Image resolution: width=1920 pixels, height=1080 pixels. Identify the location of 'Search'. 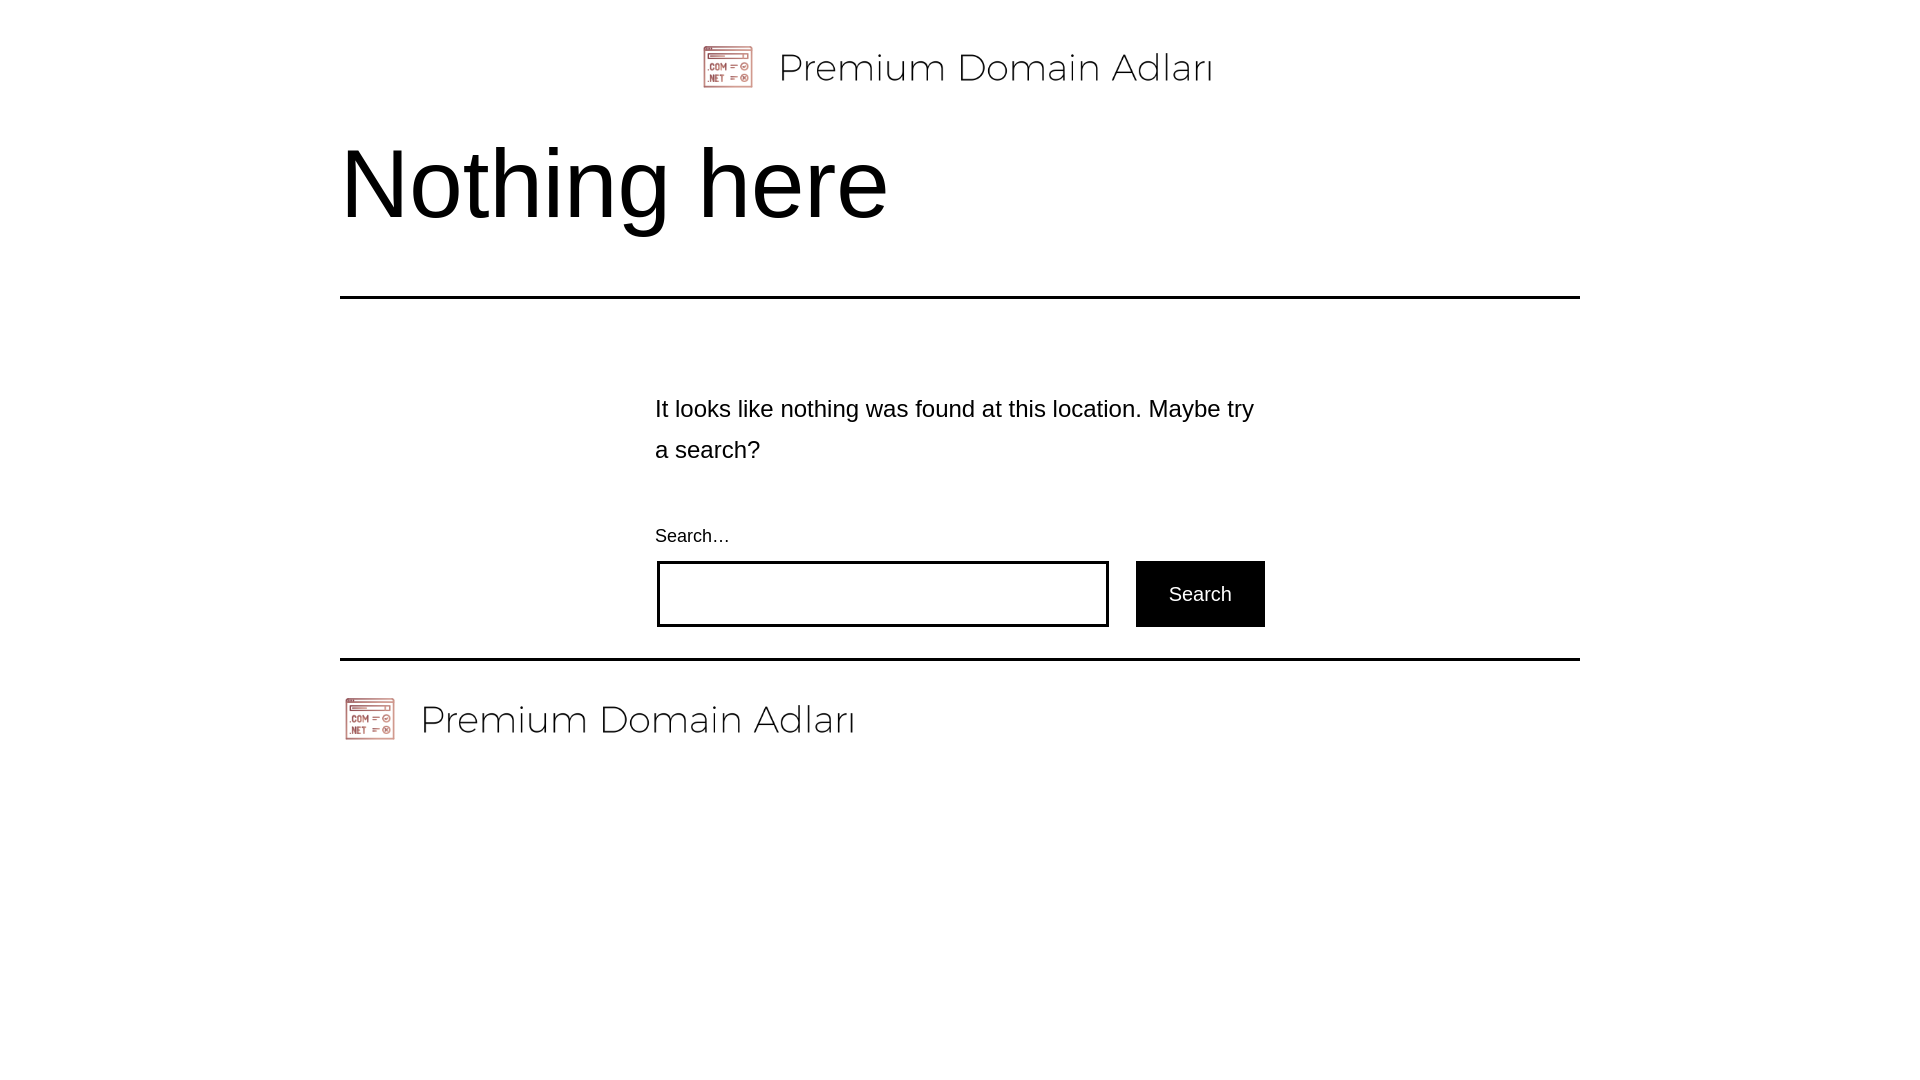
(1200, 593).